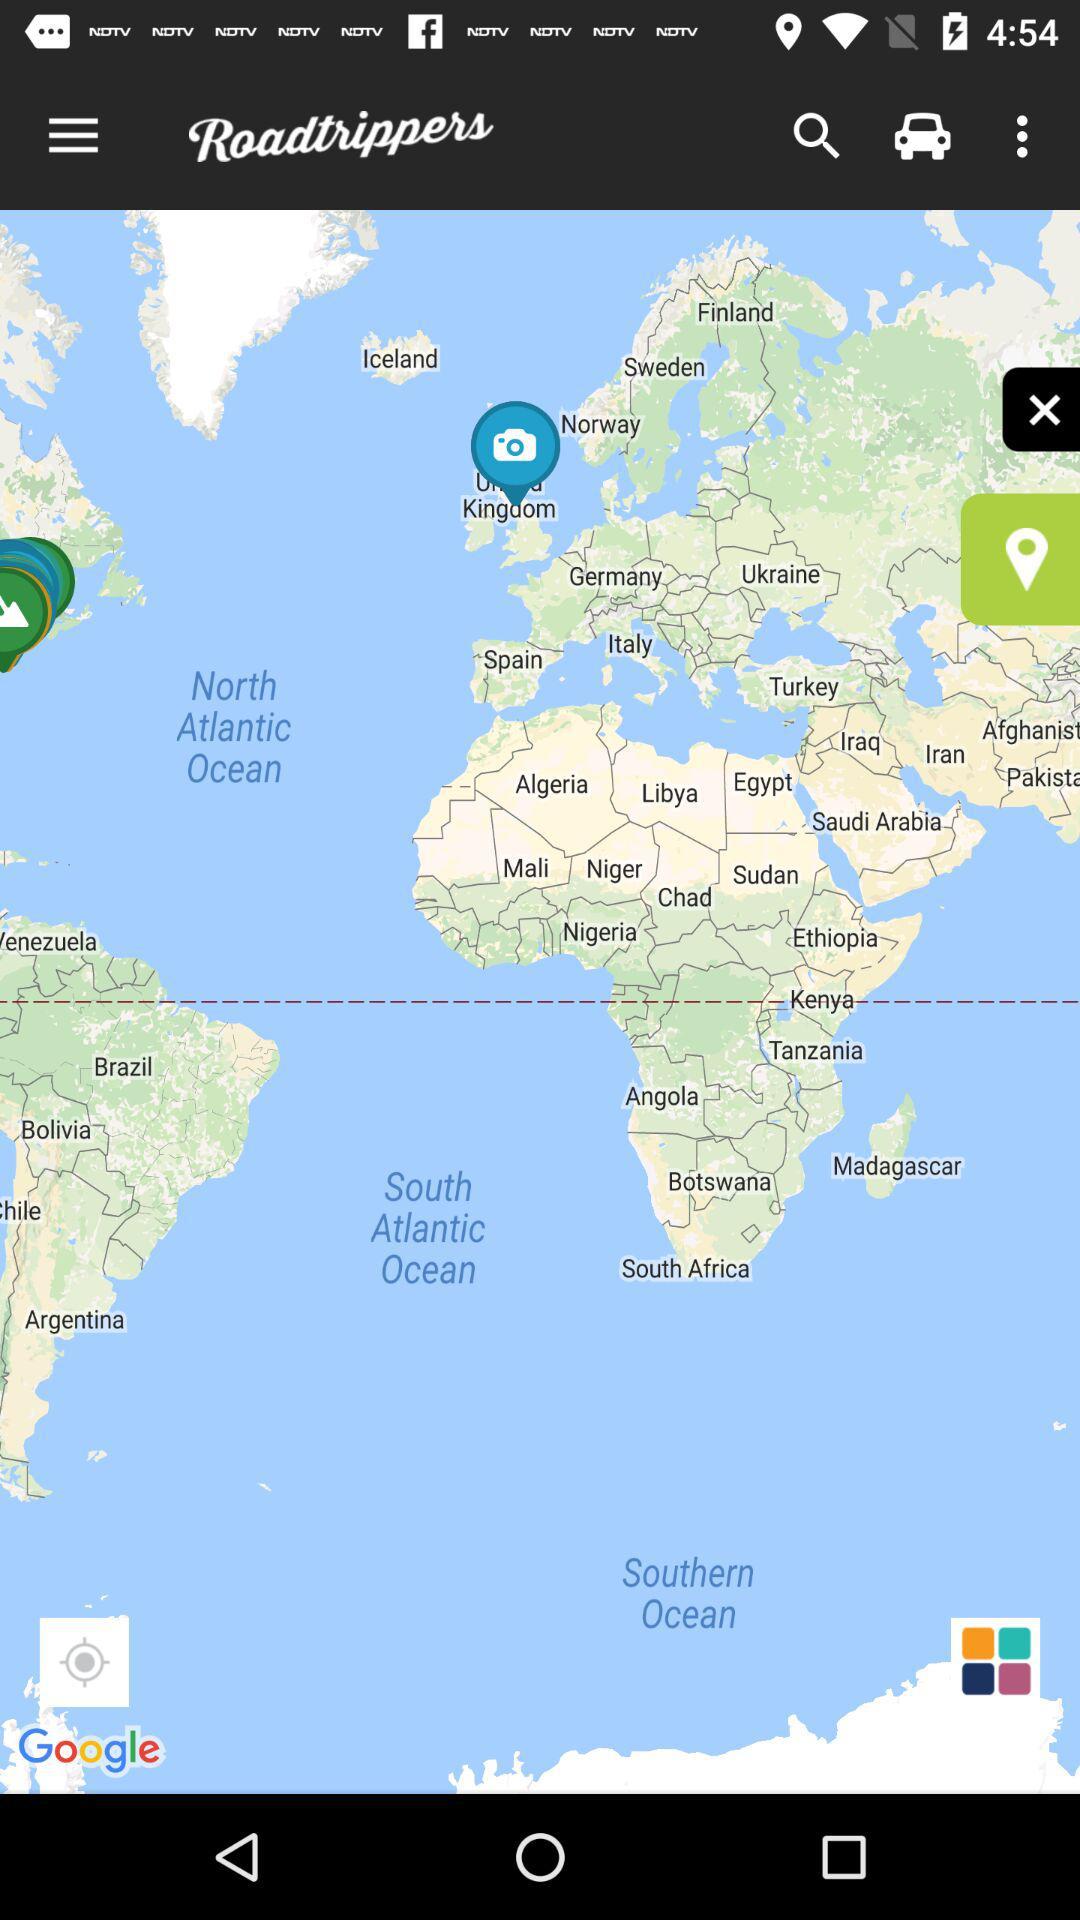  Describe the element at coordinates (1020, 559) in the screenshot. I see `the location icon` at that location.